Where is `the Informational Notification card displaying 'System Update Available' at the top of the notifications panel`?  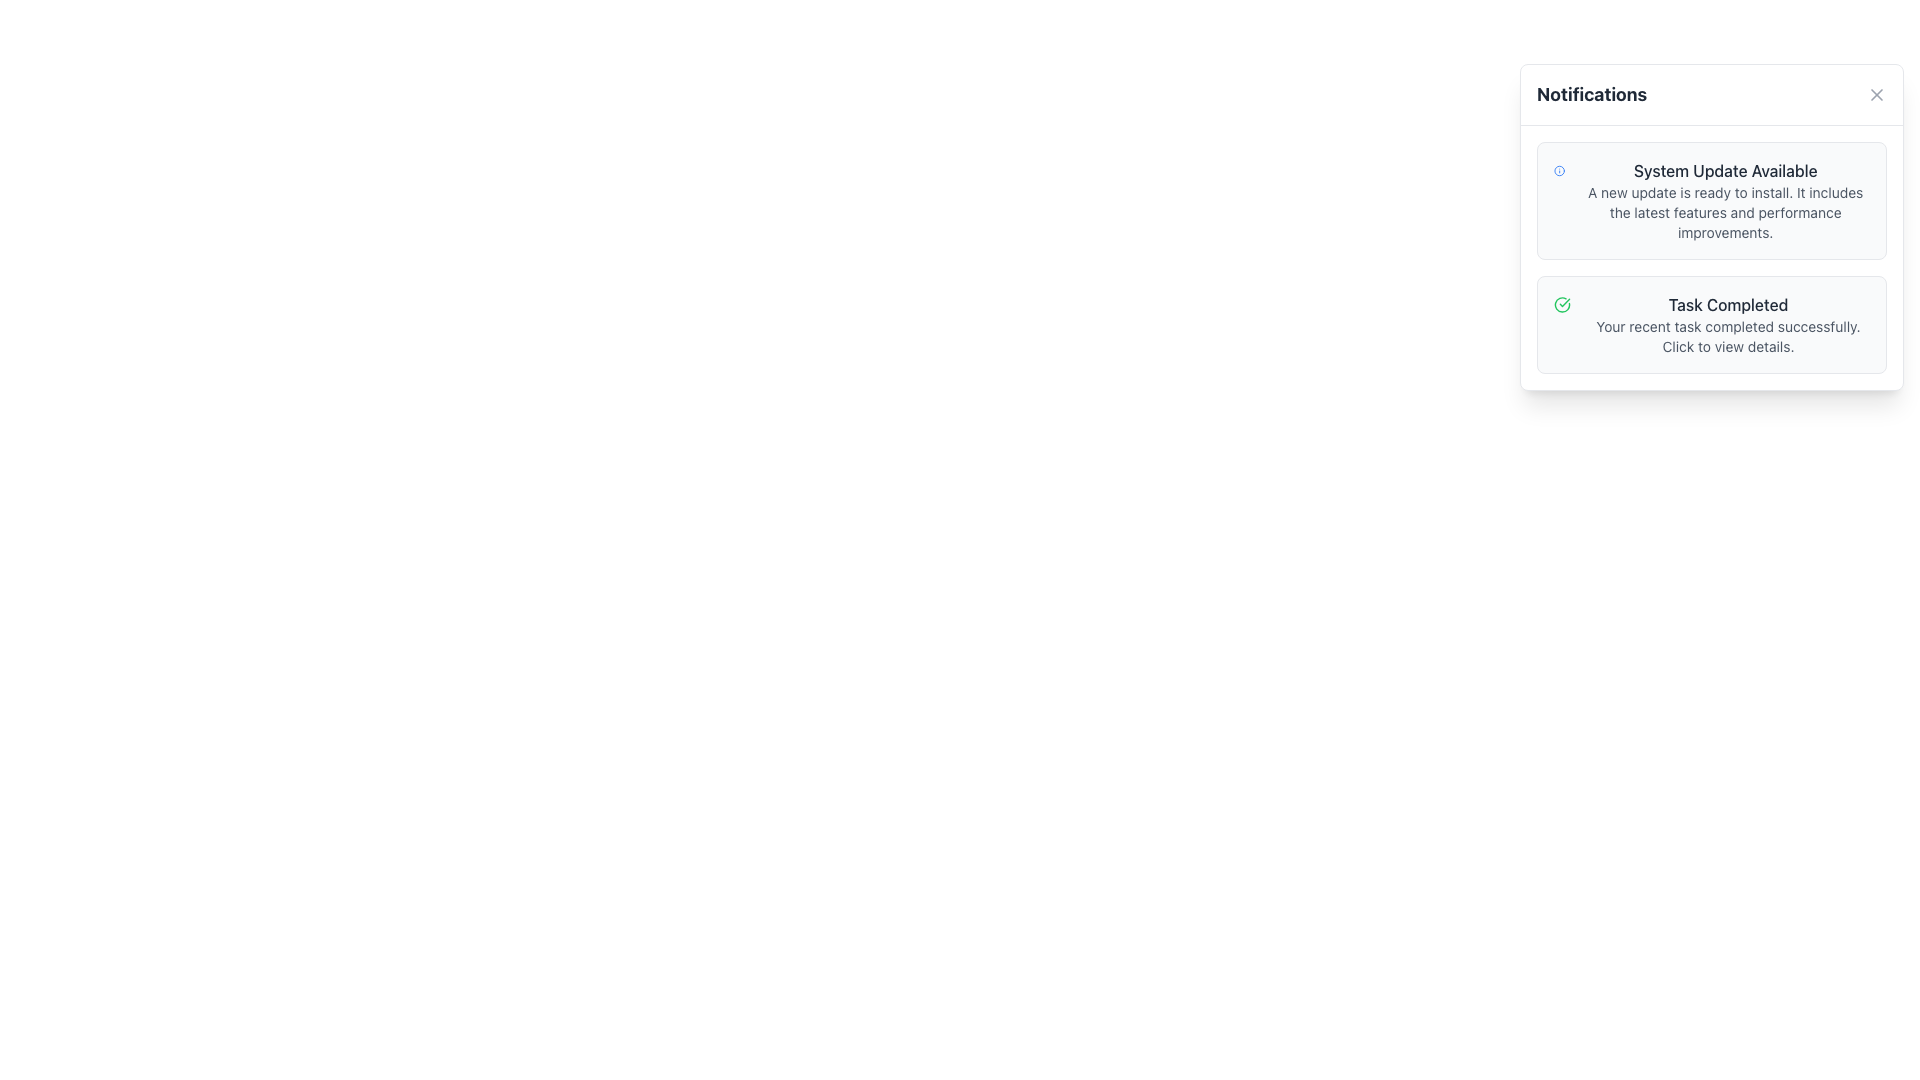 the Informational Notification card displaying 'System Update Available' at the top of the notifications panel is located at coordinates (1724, 200).